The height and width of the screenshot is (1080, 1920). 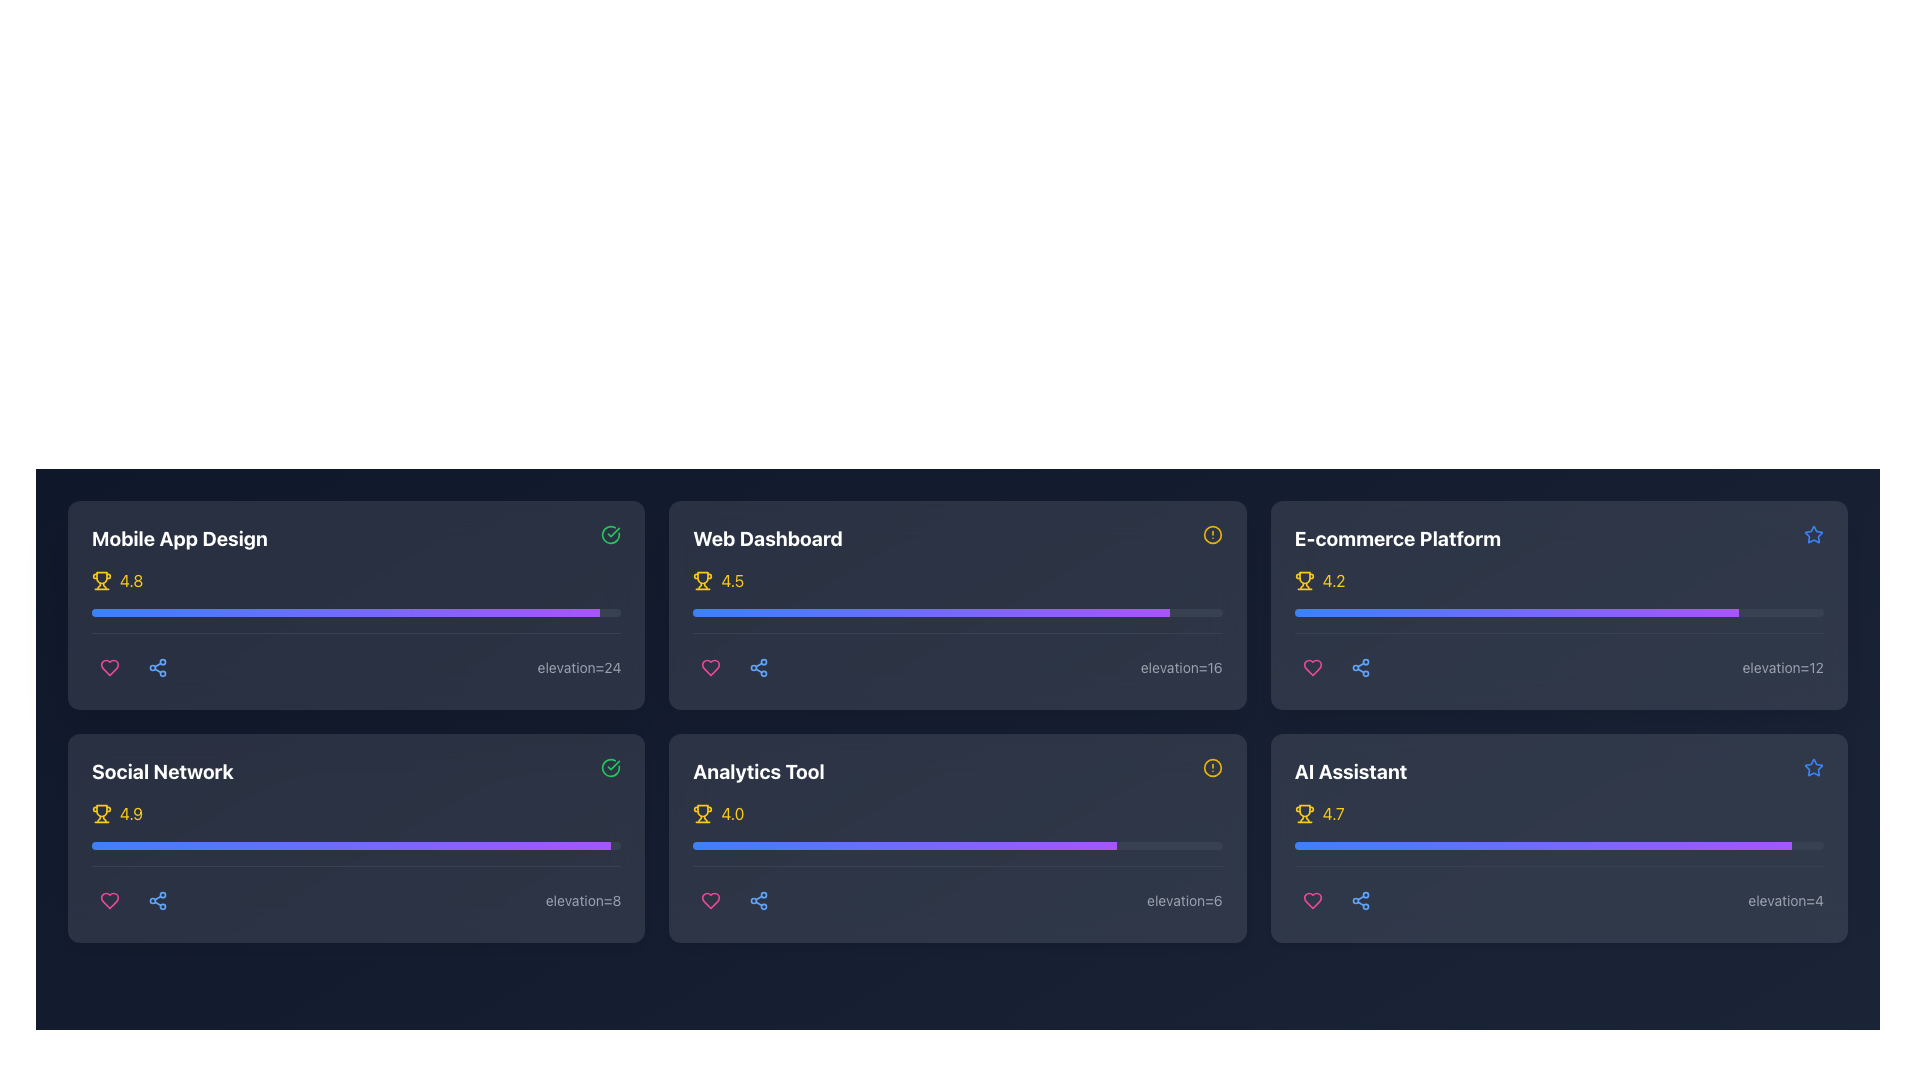 I want to click on the heart icon located at the bottom-left corner of the second card from the left in the upper row, so click(x=711, y=667).